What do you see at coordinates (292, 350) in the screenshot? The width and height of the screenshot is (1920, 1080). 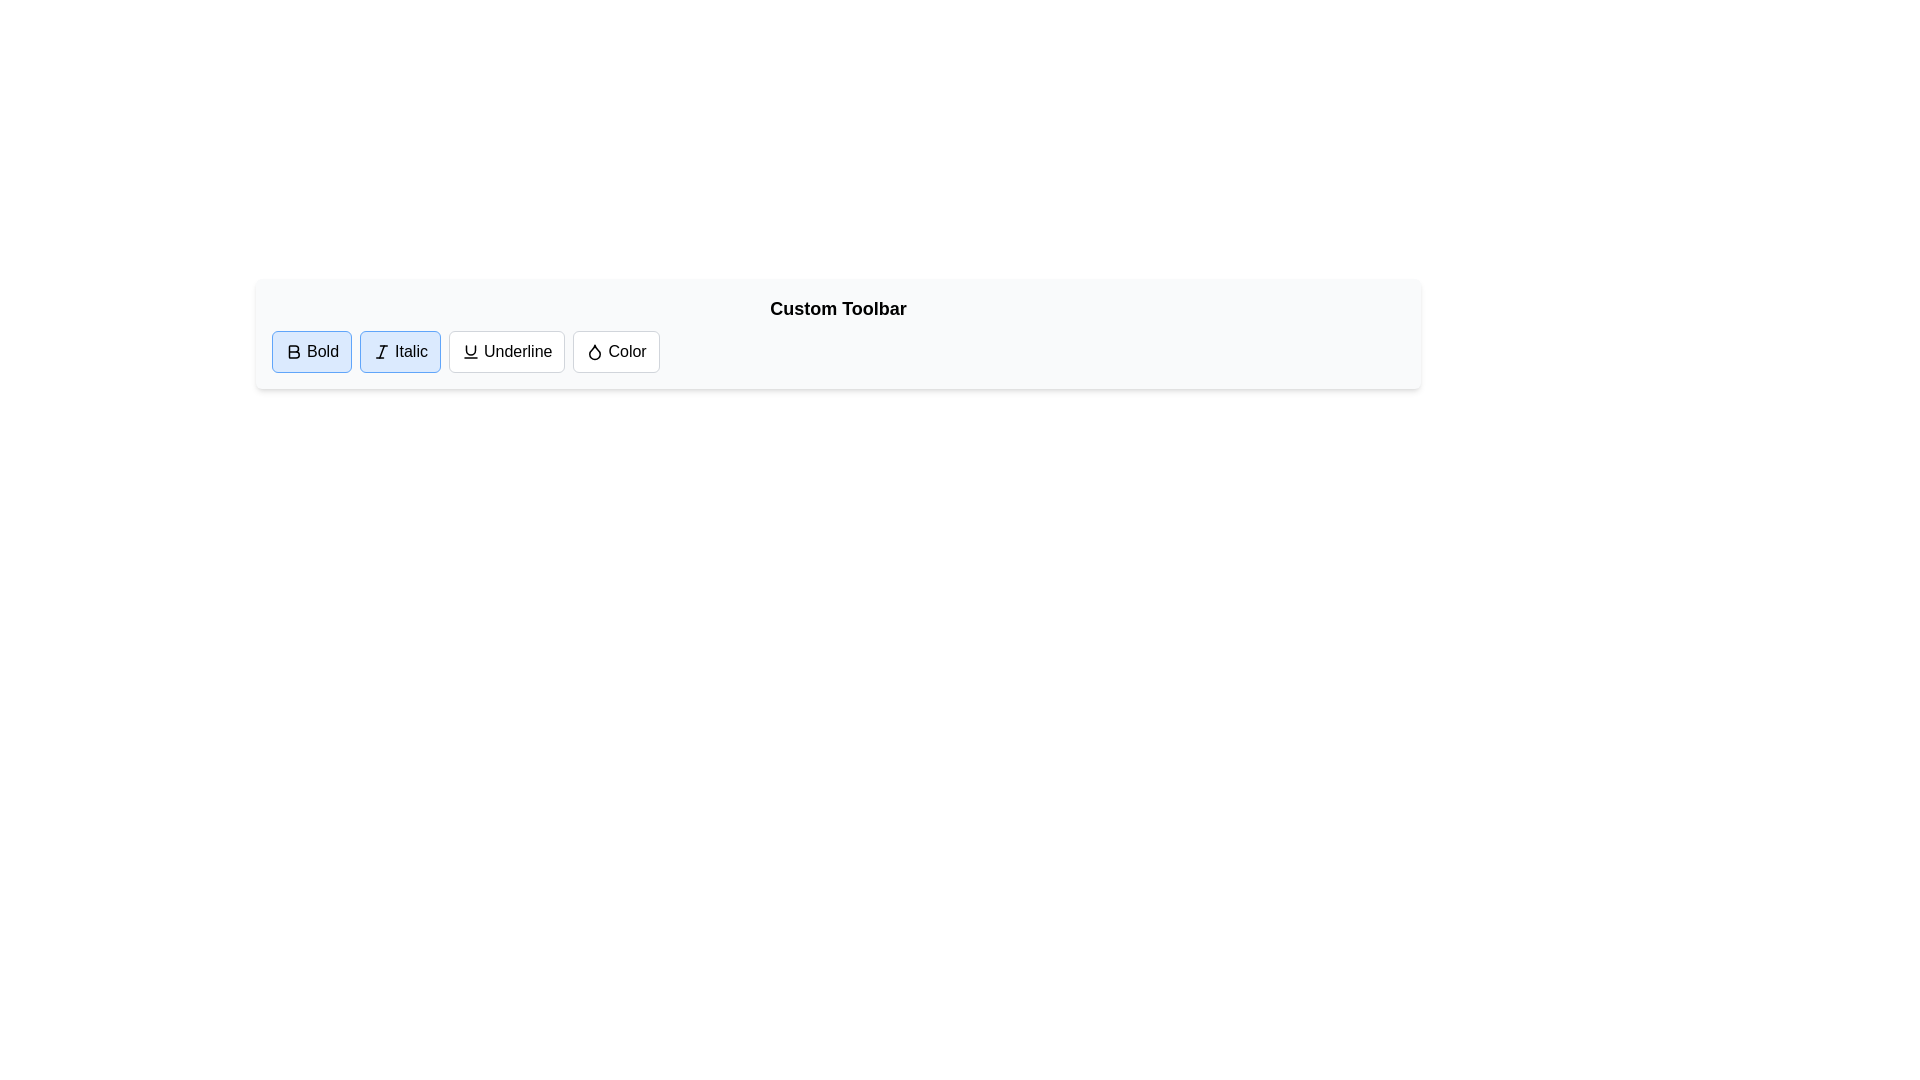 I see `the bold 'B' icon within the 'Bold' button in the toolbar` at bounding box center [292, 350].